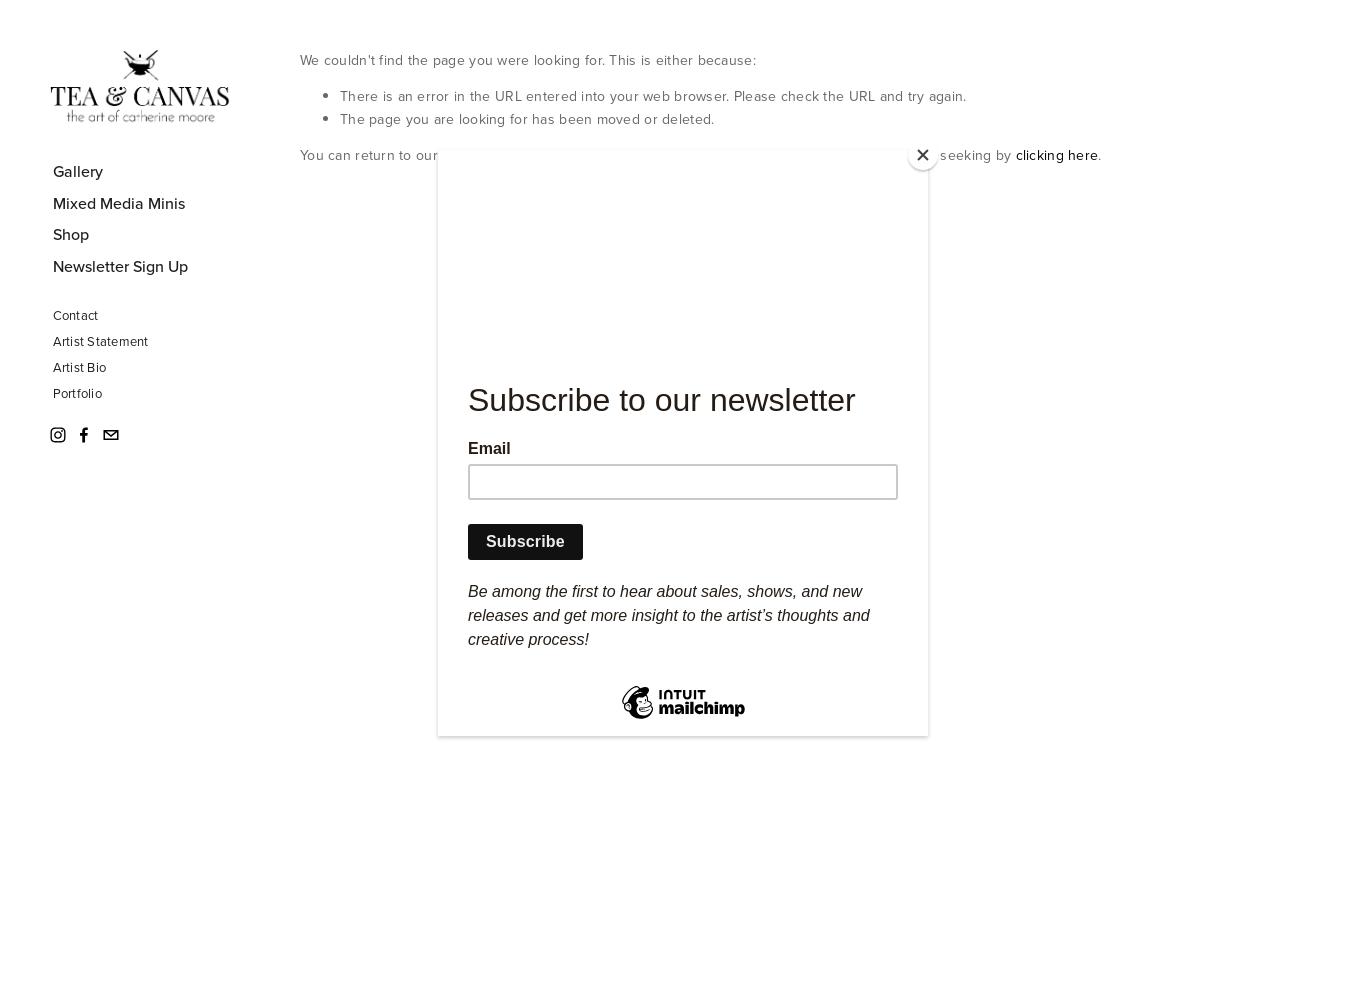 Image resolution: width=1366 pixels, height=1000 pixels. What do you see at coordinates (815, 155) in the screenshot?
I see `', or you can try searching for the
  content you are seeking by'` at bounding box center [815, 155].